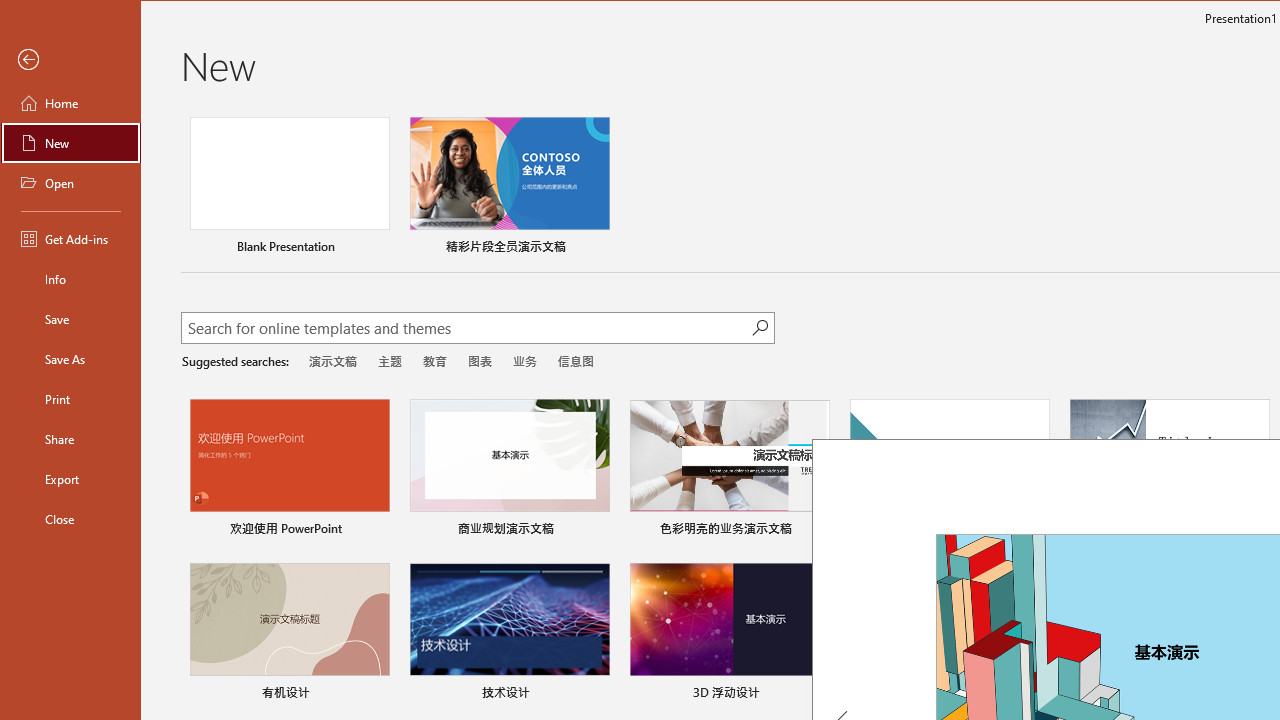 Image resolution: width=1280 pixels, height=720 pixels. Describe the element at coordinates (71, 59) in the screenshot. I see `'Back'` at that location.